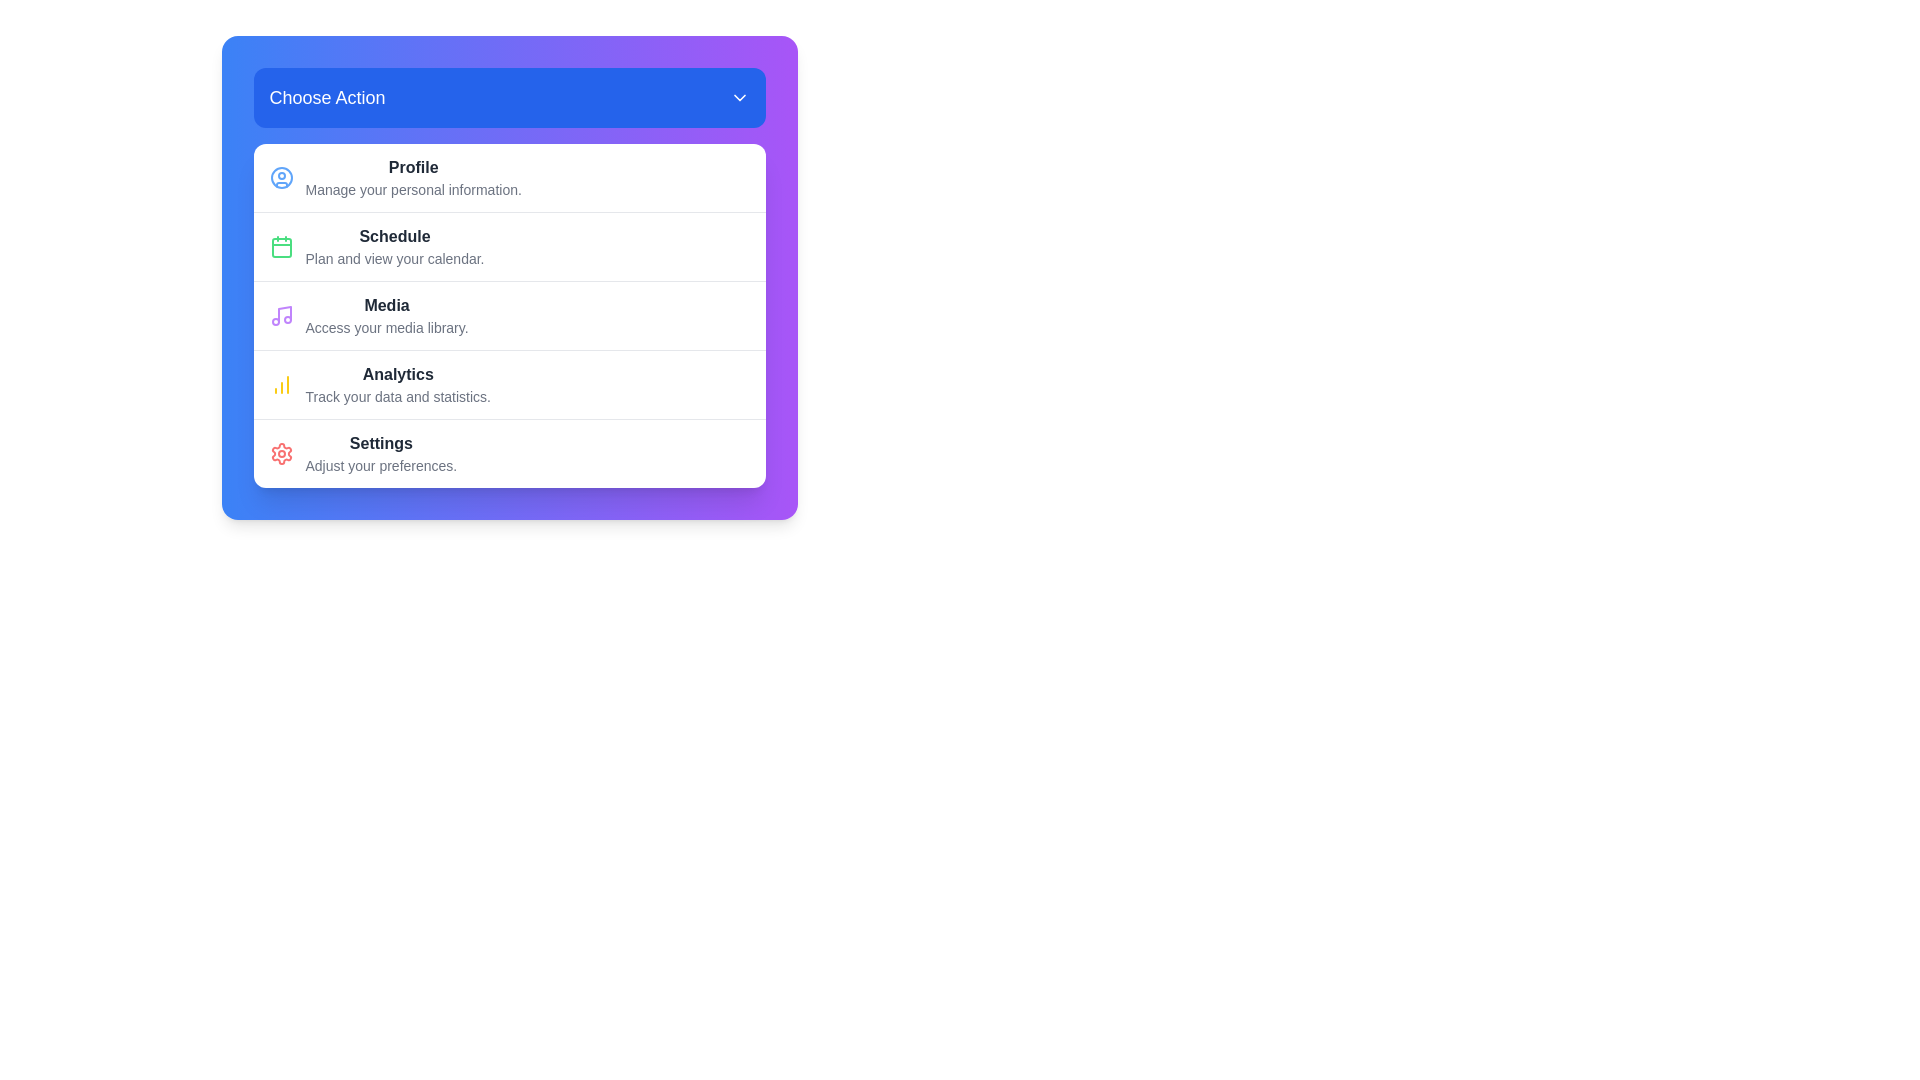  I want to click on the fourth menu item in the 'Choose Action' section, so click(509, 384).